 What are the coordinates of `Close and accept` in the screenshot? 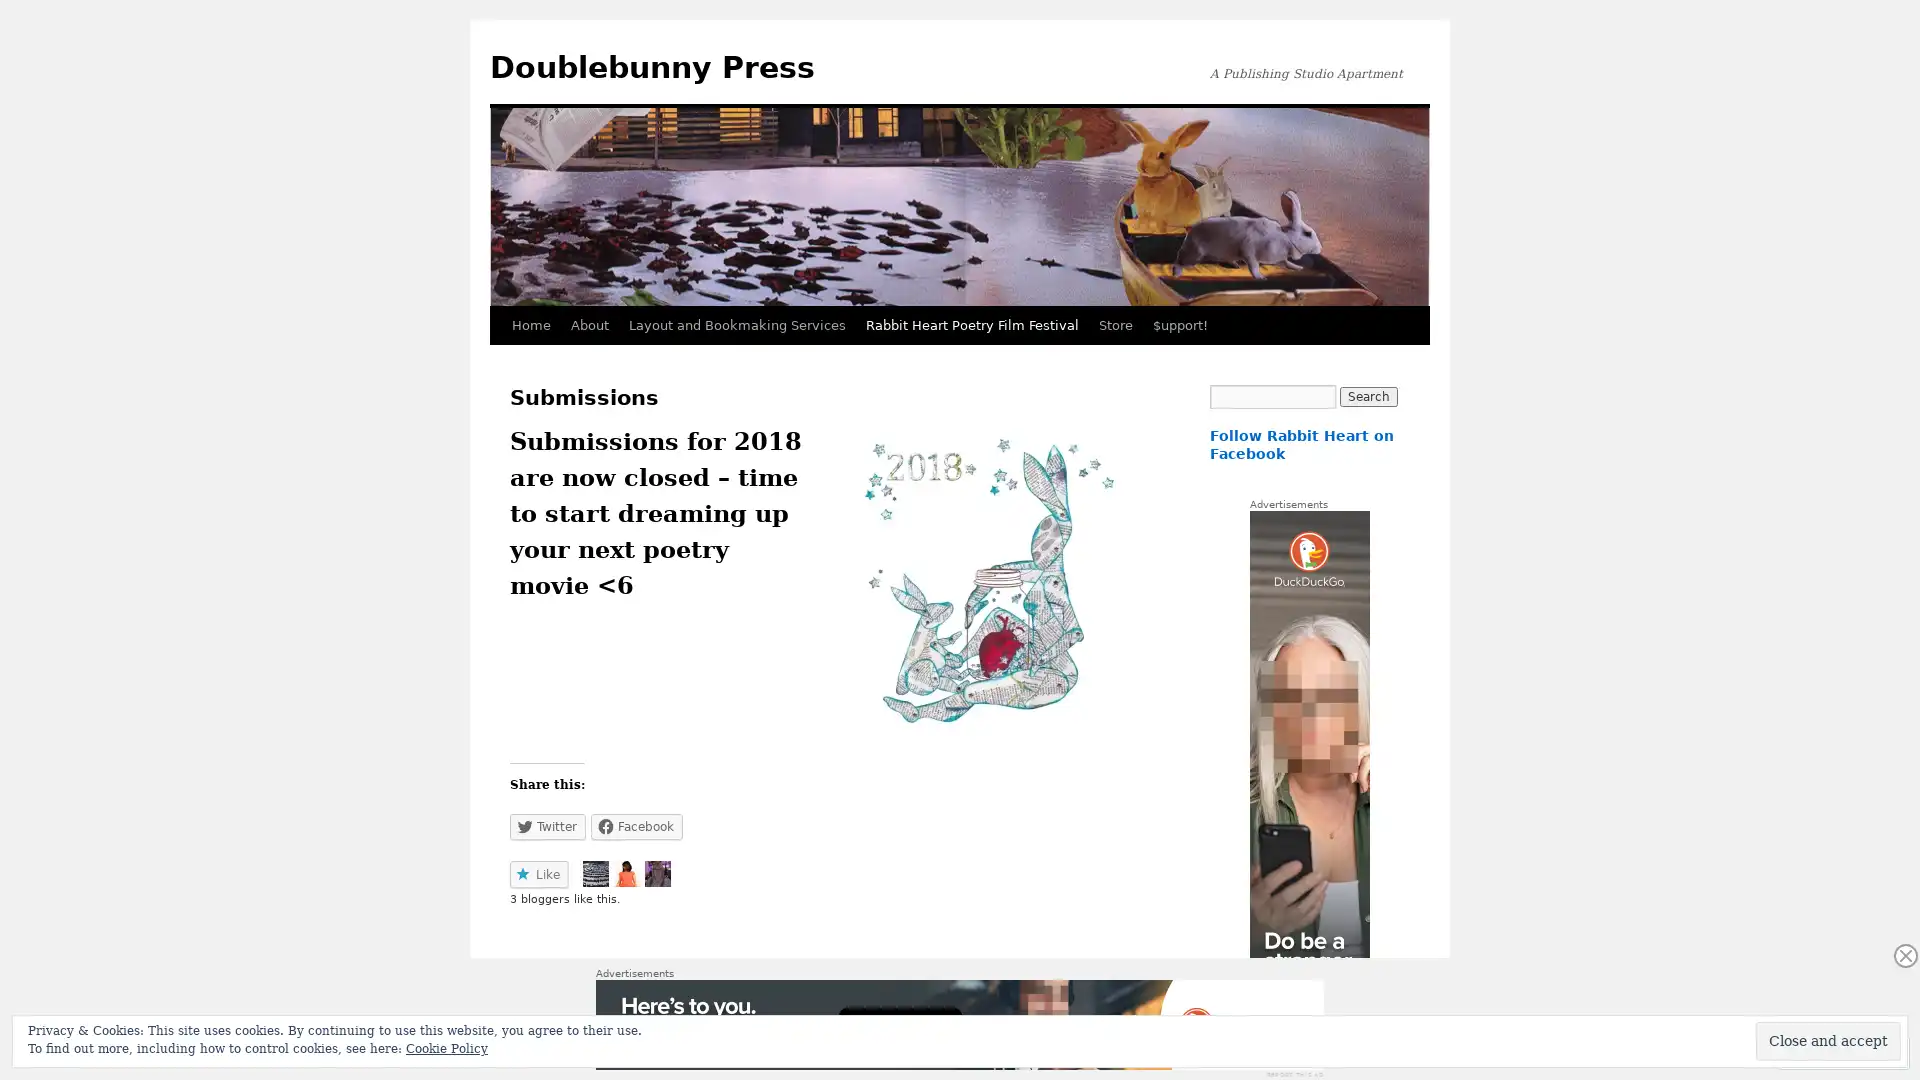 It's located at (1828, 1040).